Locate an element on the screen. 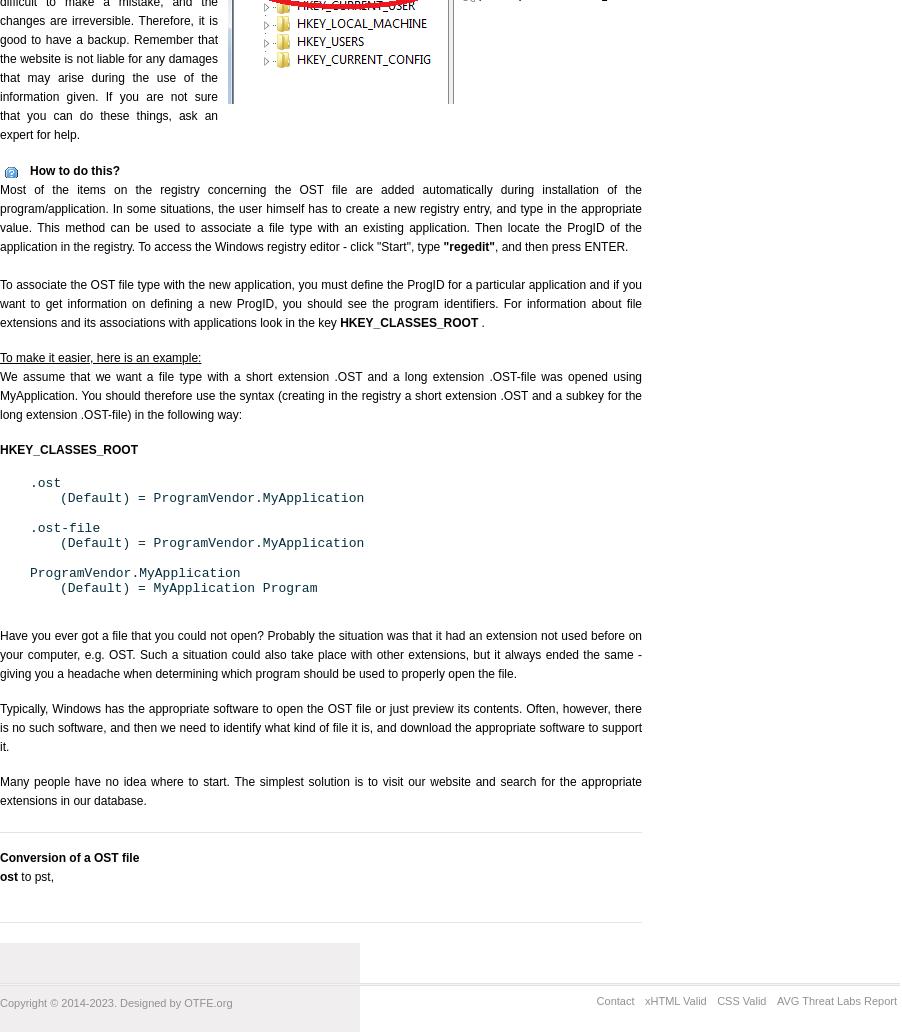  'Conversion of a OST file' is located at coordinates (0, 858).